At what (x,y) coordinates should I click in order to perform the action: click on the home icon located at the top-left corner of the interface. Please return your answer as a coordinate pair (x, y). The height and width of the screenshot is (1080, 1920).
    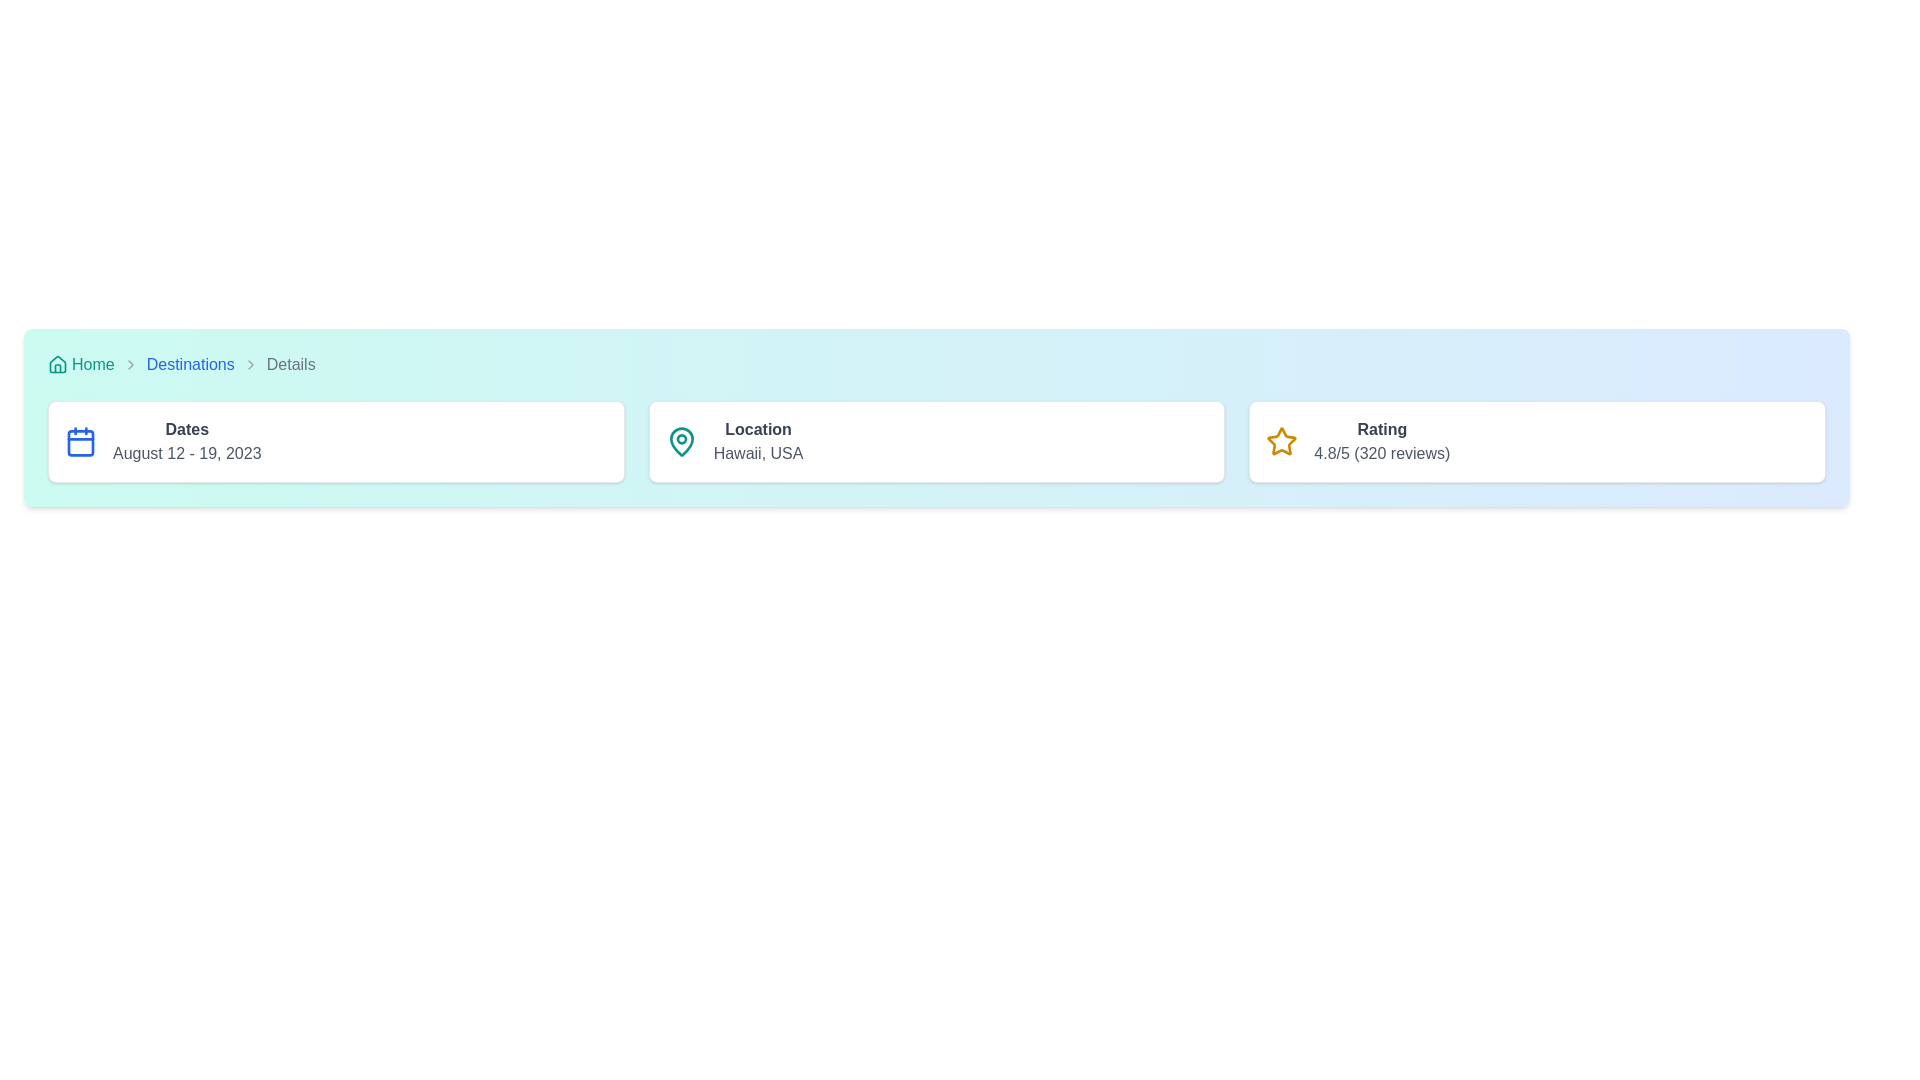
    Looking at the image, I should click on (57, 365).